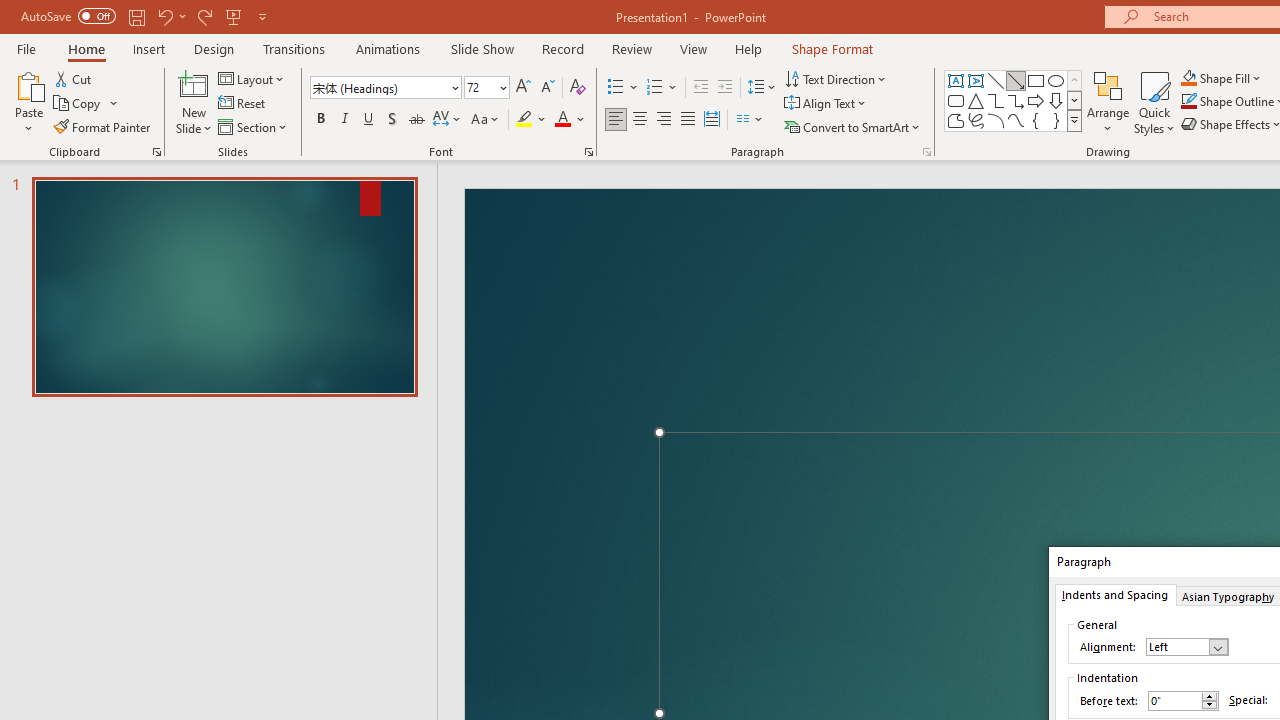 The width and height of the screenshot is (1280, 720). Describe the element at coordinates (837, 78) in the screenshot. I see `'Text Direction'` at that location.